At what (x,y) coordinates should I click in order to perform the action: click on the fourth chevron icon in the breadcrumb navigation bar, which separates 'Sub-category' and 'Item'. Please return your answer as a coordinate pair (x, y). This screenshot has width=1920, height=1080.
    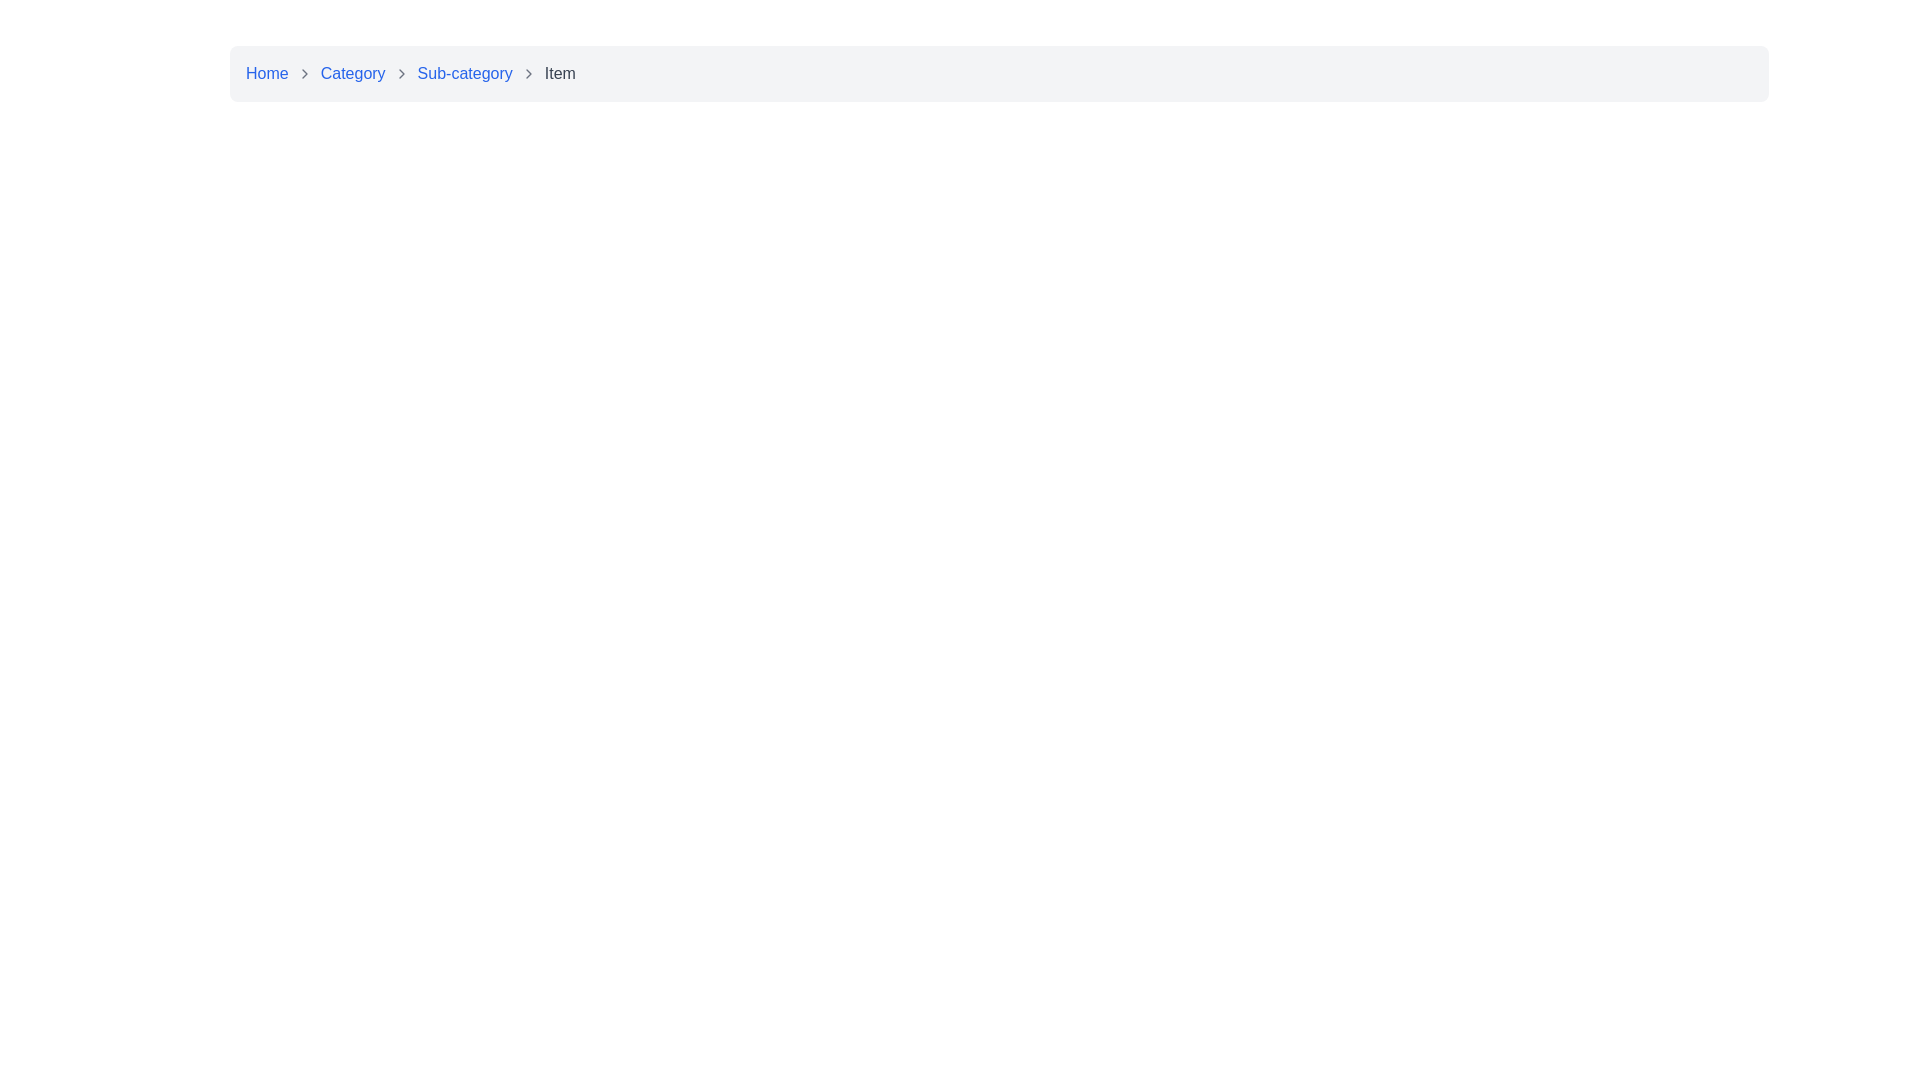
    Looking at the image, I should click on (528, 72).